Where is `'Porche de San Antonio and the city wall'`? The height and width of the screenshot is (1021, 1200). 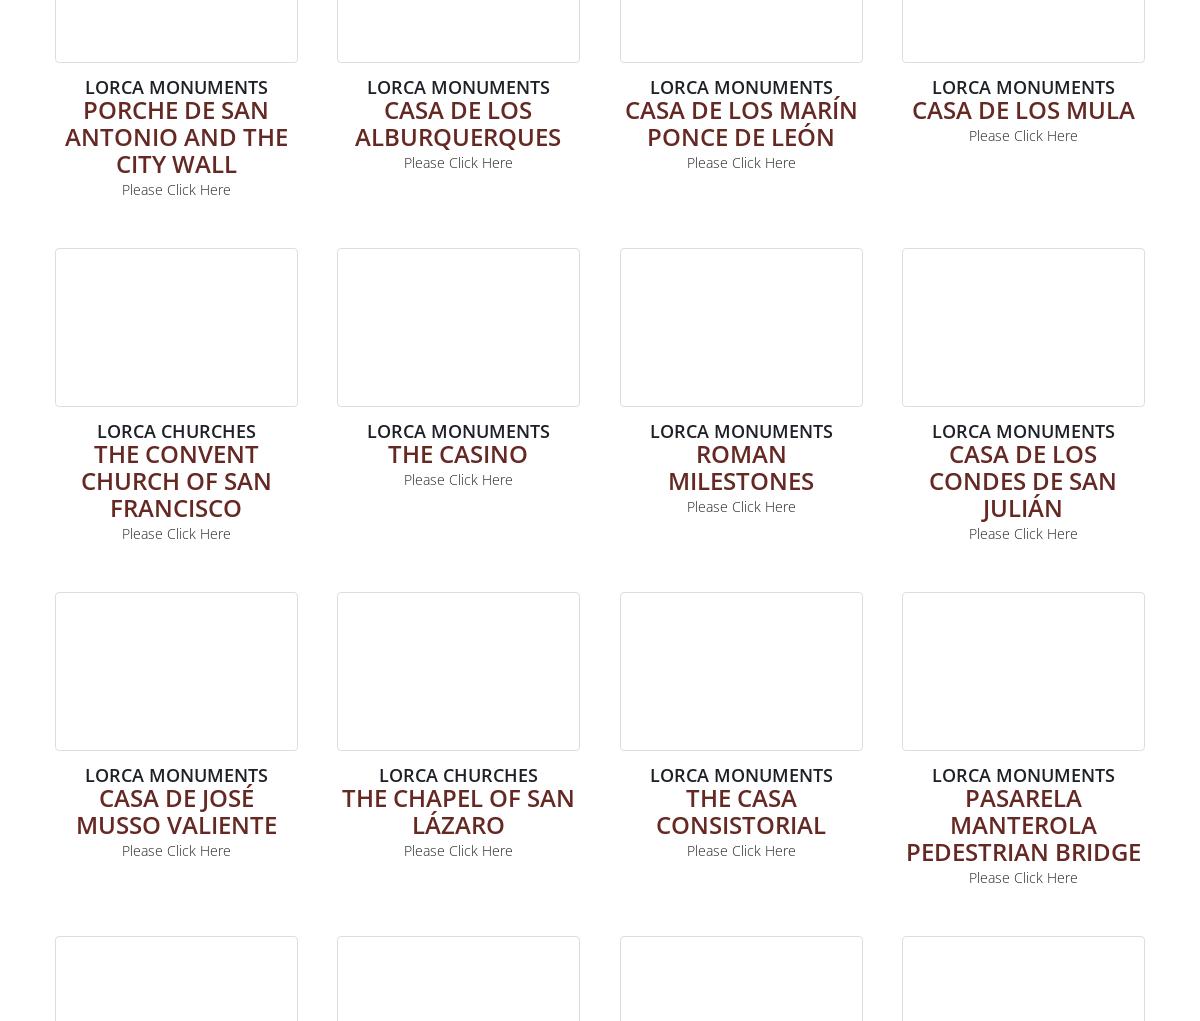 'Porche de San Antonio and the city wall' is located at coordinates (174, 135).